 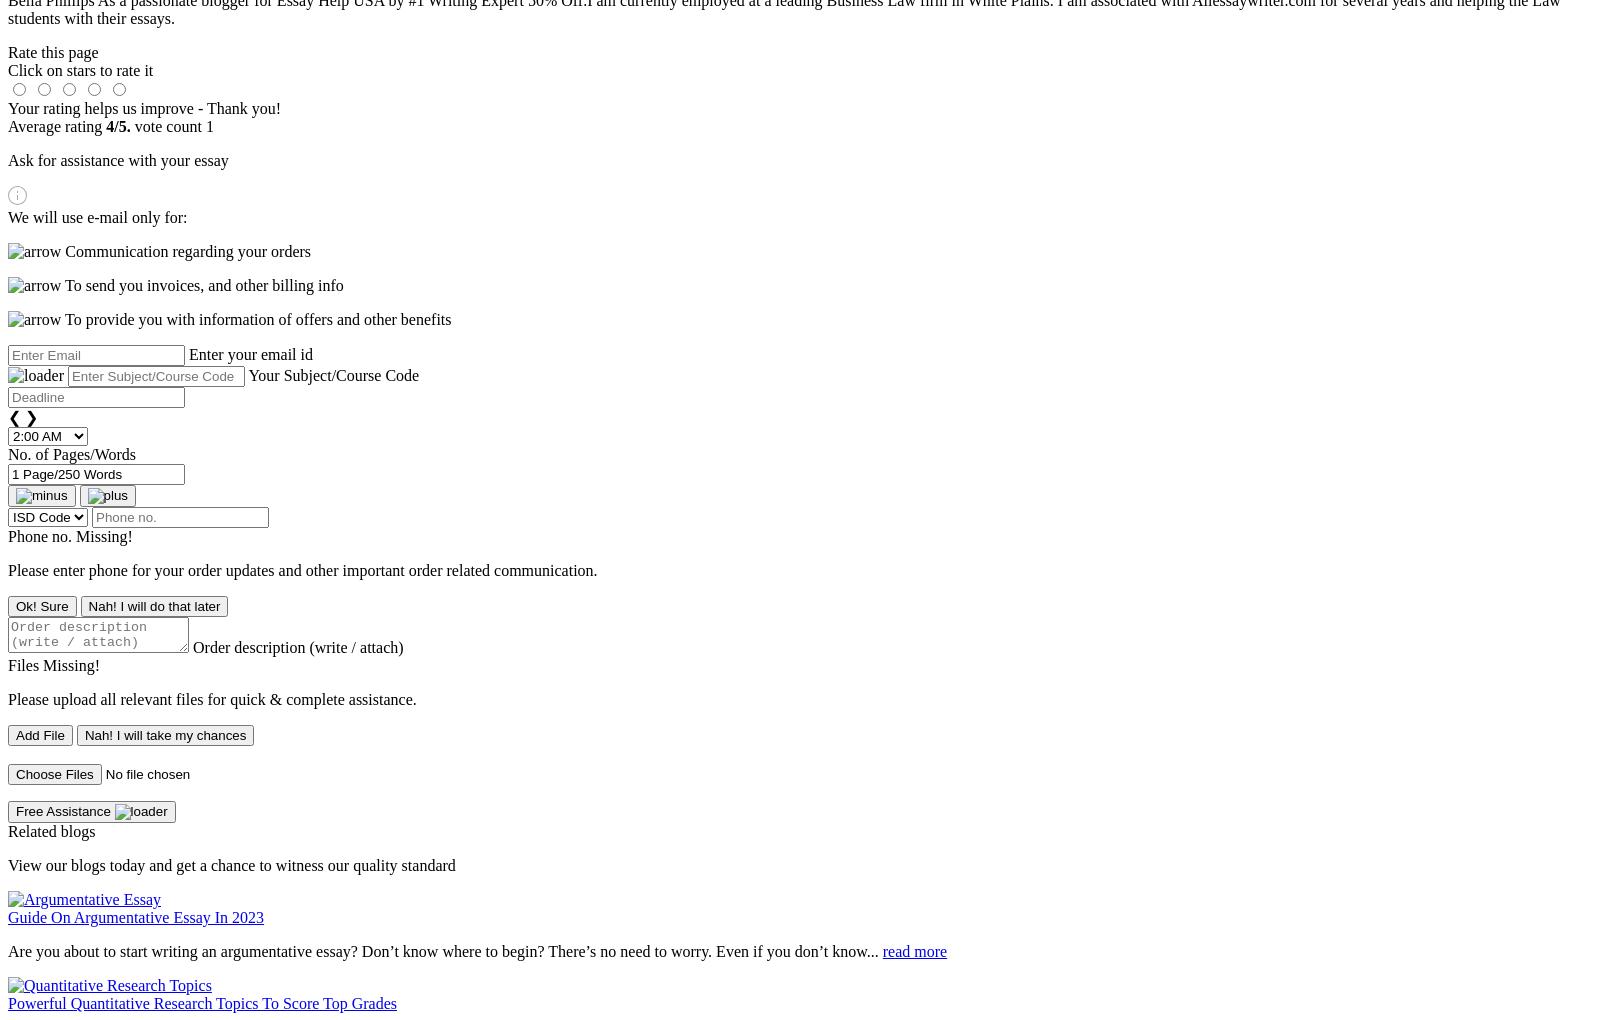 What do you see at coordinates (55, 125) in the screenshot?
I see `'Average rating'` at bounding box center [55, 125].